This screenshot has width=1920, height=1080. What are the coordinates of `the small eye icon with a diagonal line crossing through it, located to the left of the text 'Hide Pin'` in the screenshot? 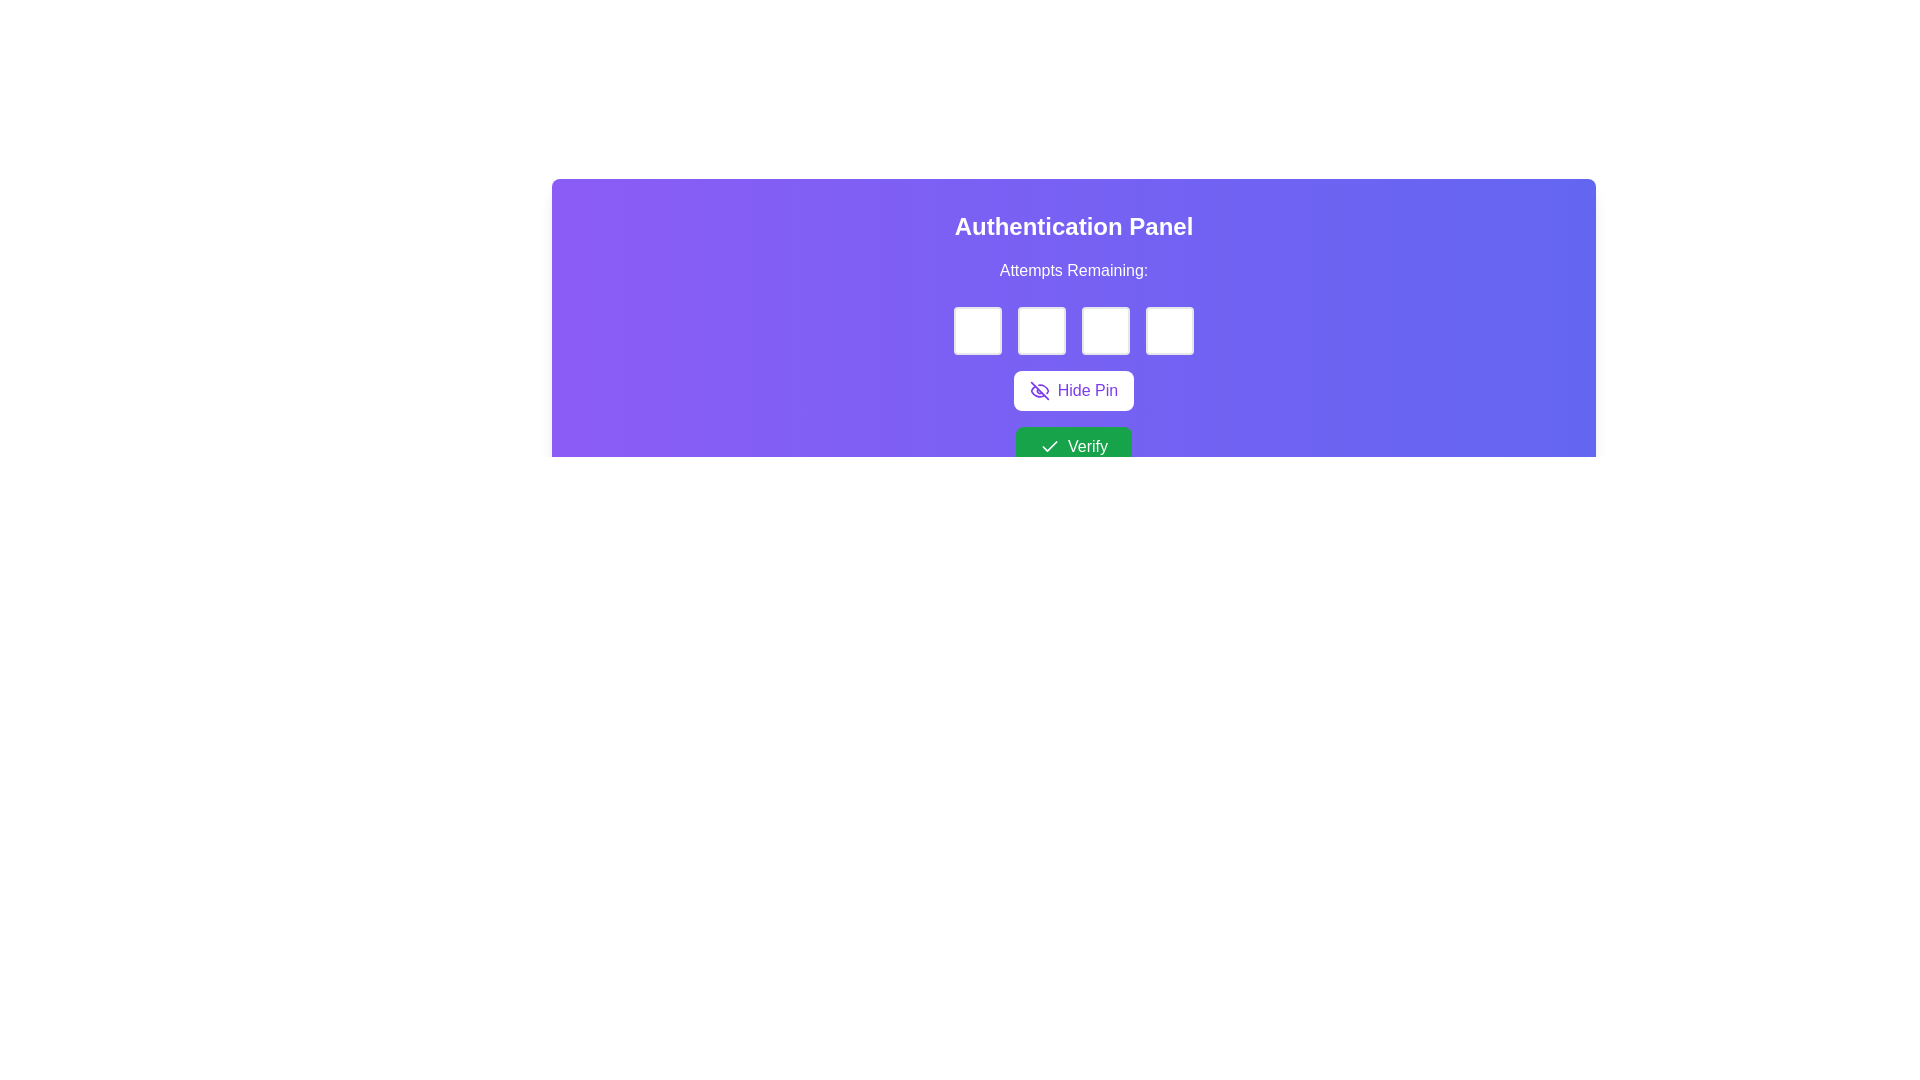 It's located at (1039, 390).